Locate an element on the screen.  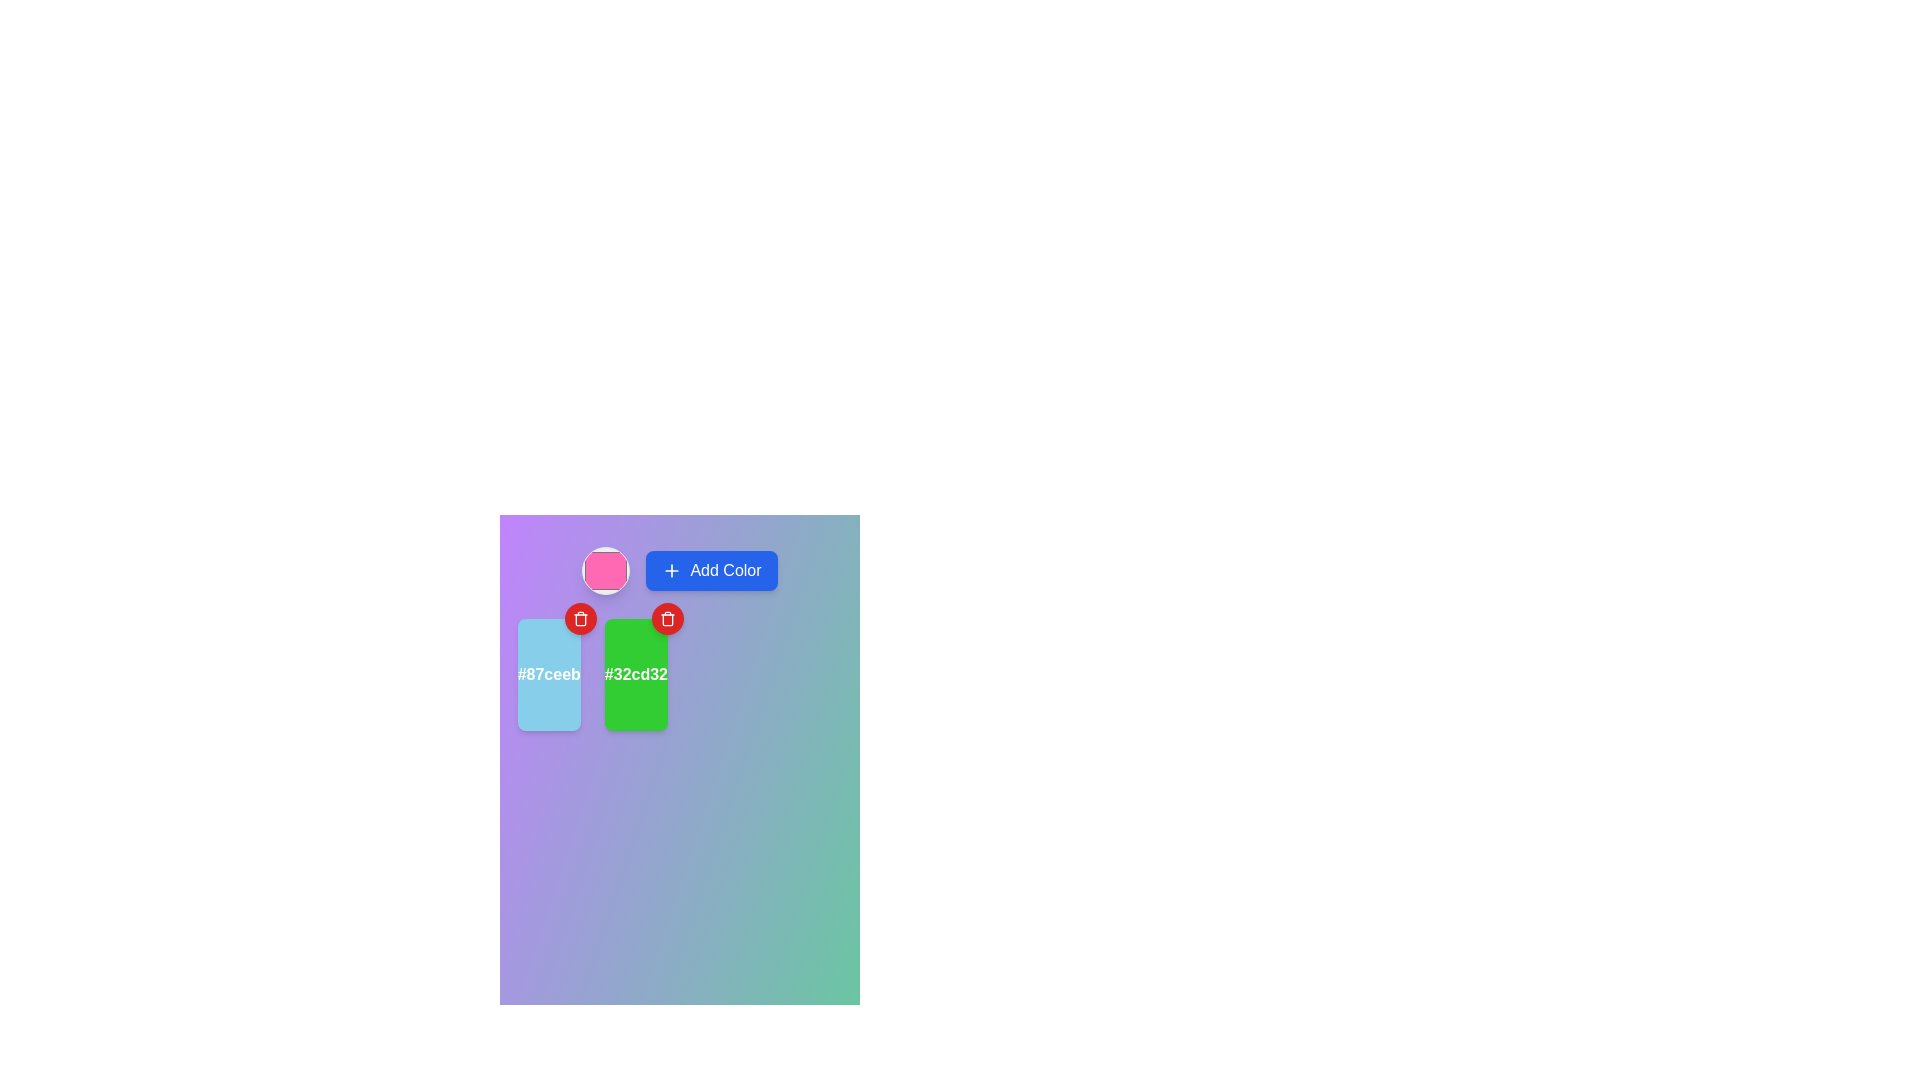
the delete icon button located at the top-right corner of the card with label '#32cd32' to initiate the delete action for the associated card is located at coordinates (667, 617).